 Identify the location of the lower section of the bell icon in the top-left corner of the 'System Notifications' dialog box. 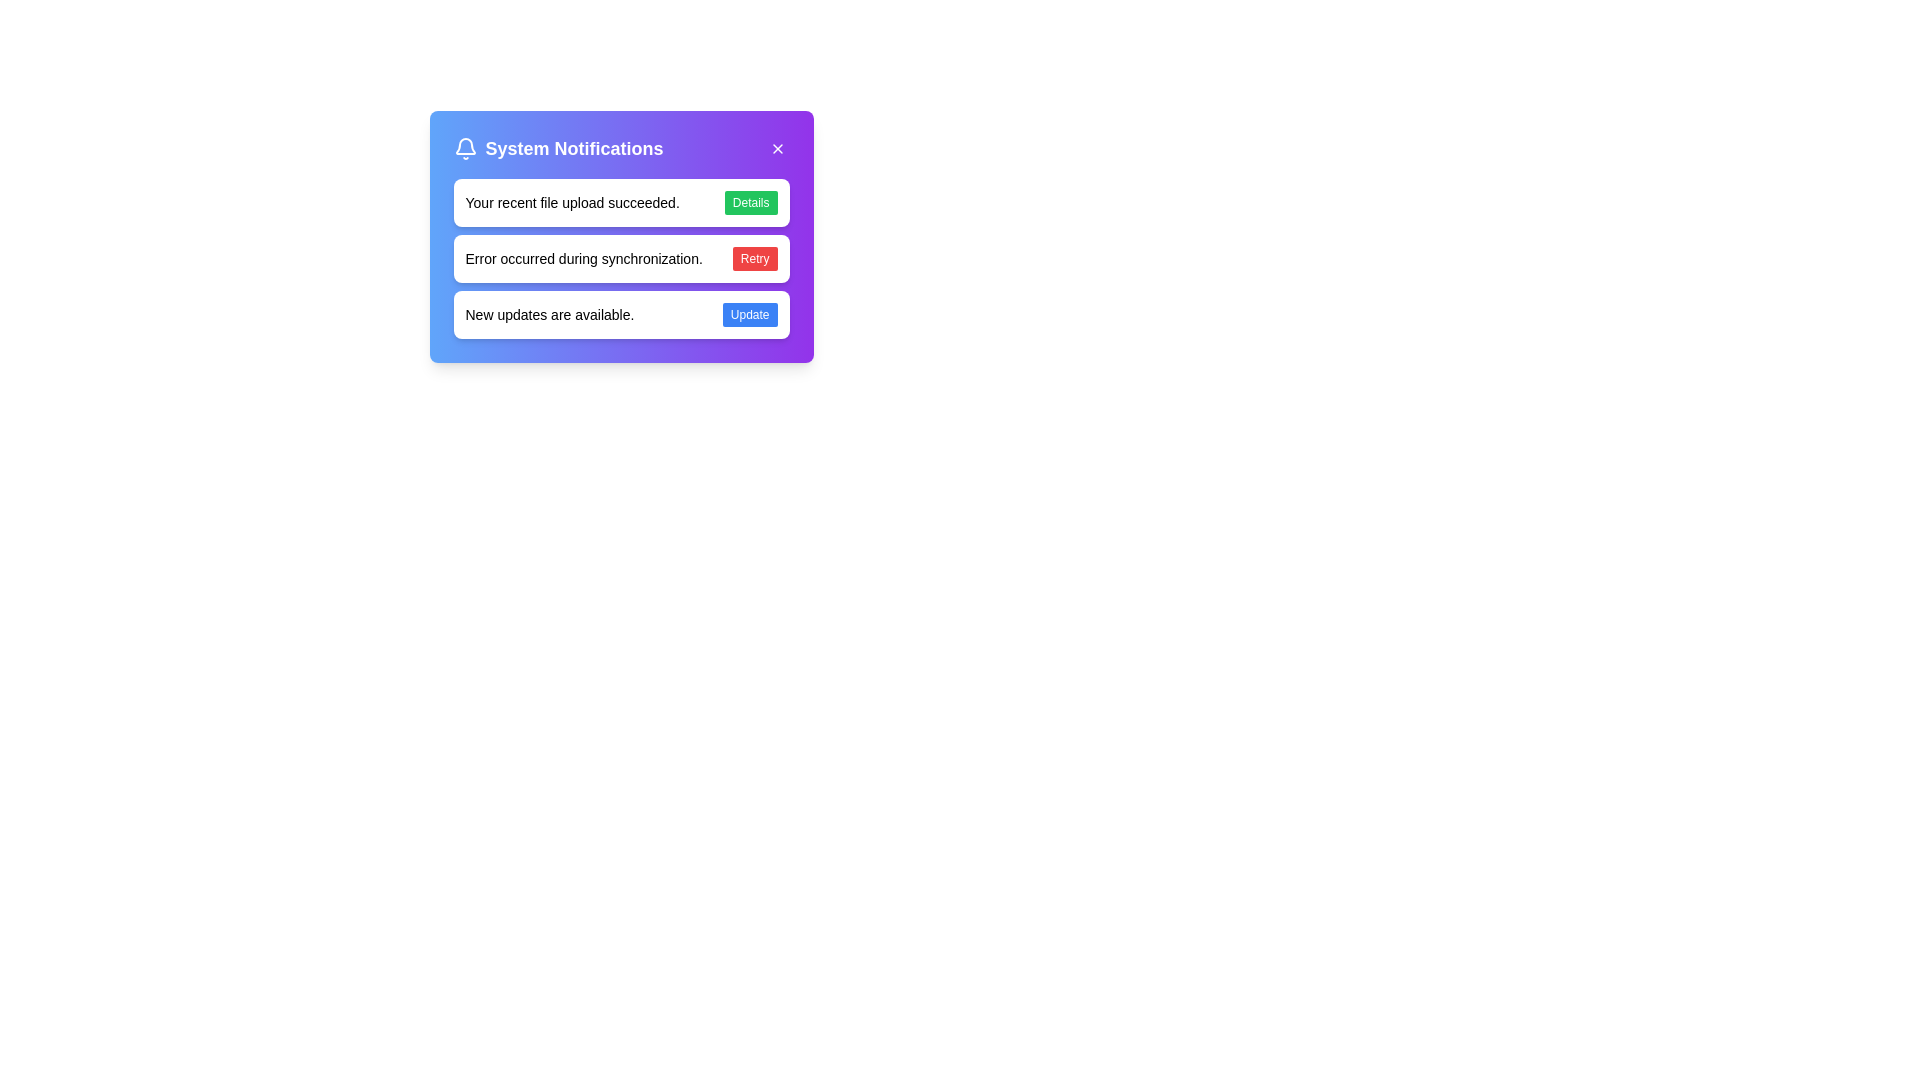
(464, 145).